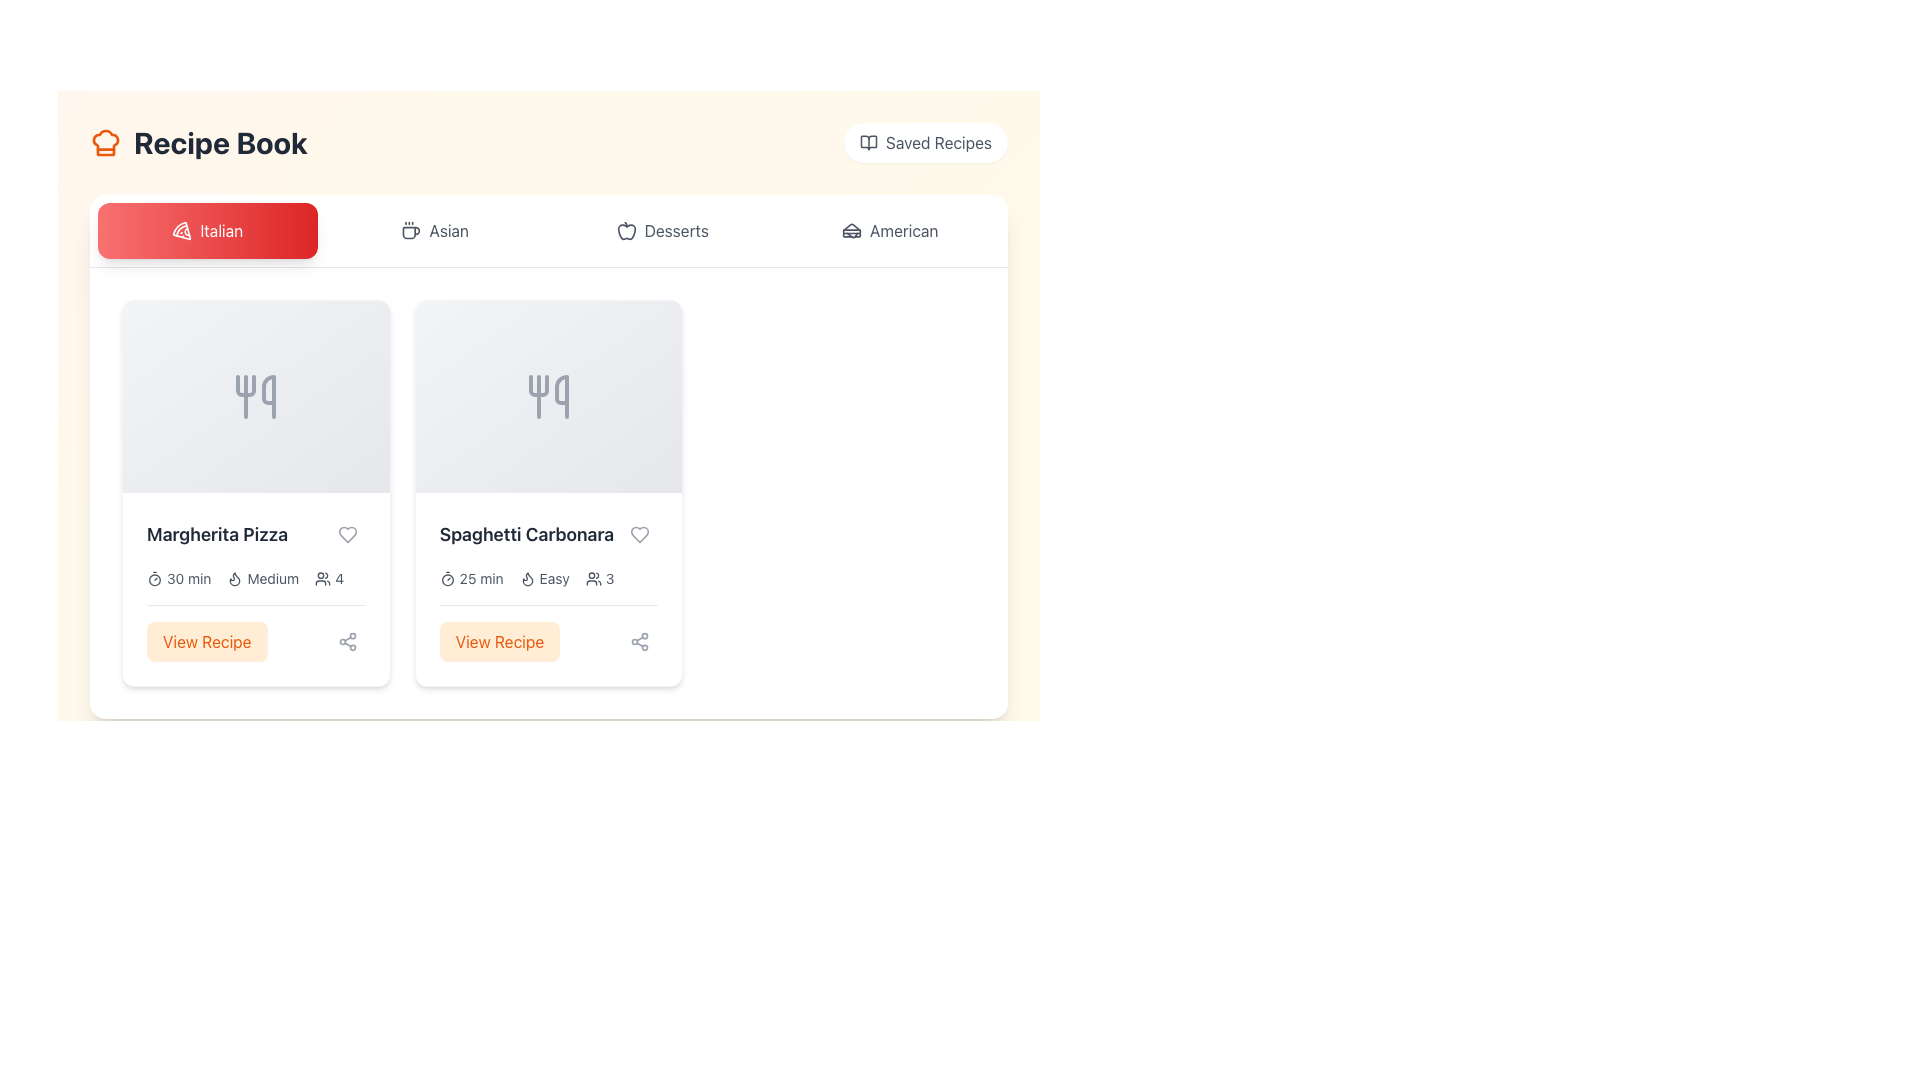  I want to click on the share icon button, which is a small light-gray icon resembling a share symbol with three connected circles, located at the bottom-right corner of the 'Spaghetti Carbonara' recipe card, so click(640, 641).